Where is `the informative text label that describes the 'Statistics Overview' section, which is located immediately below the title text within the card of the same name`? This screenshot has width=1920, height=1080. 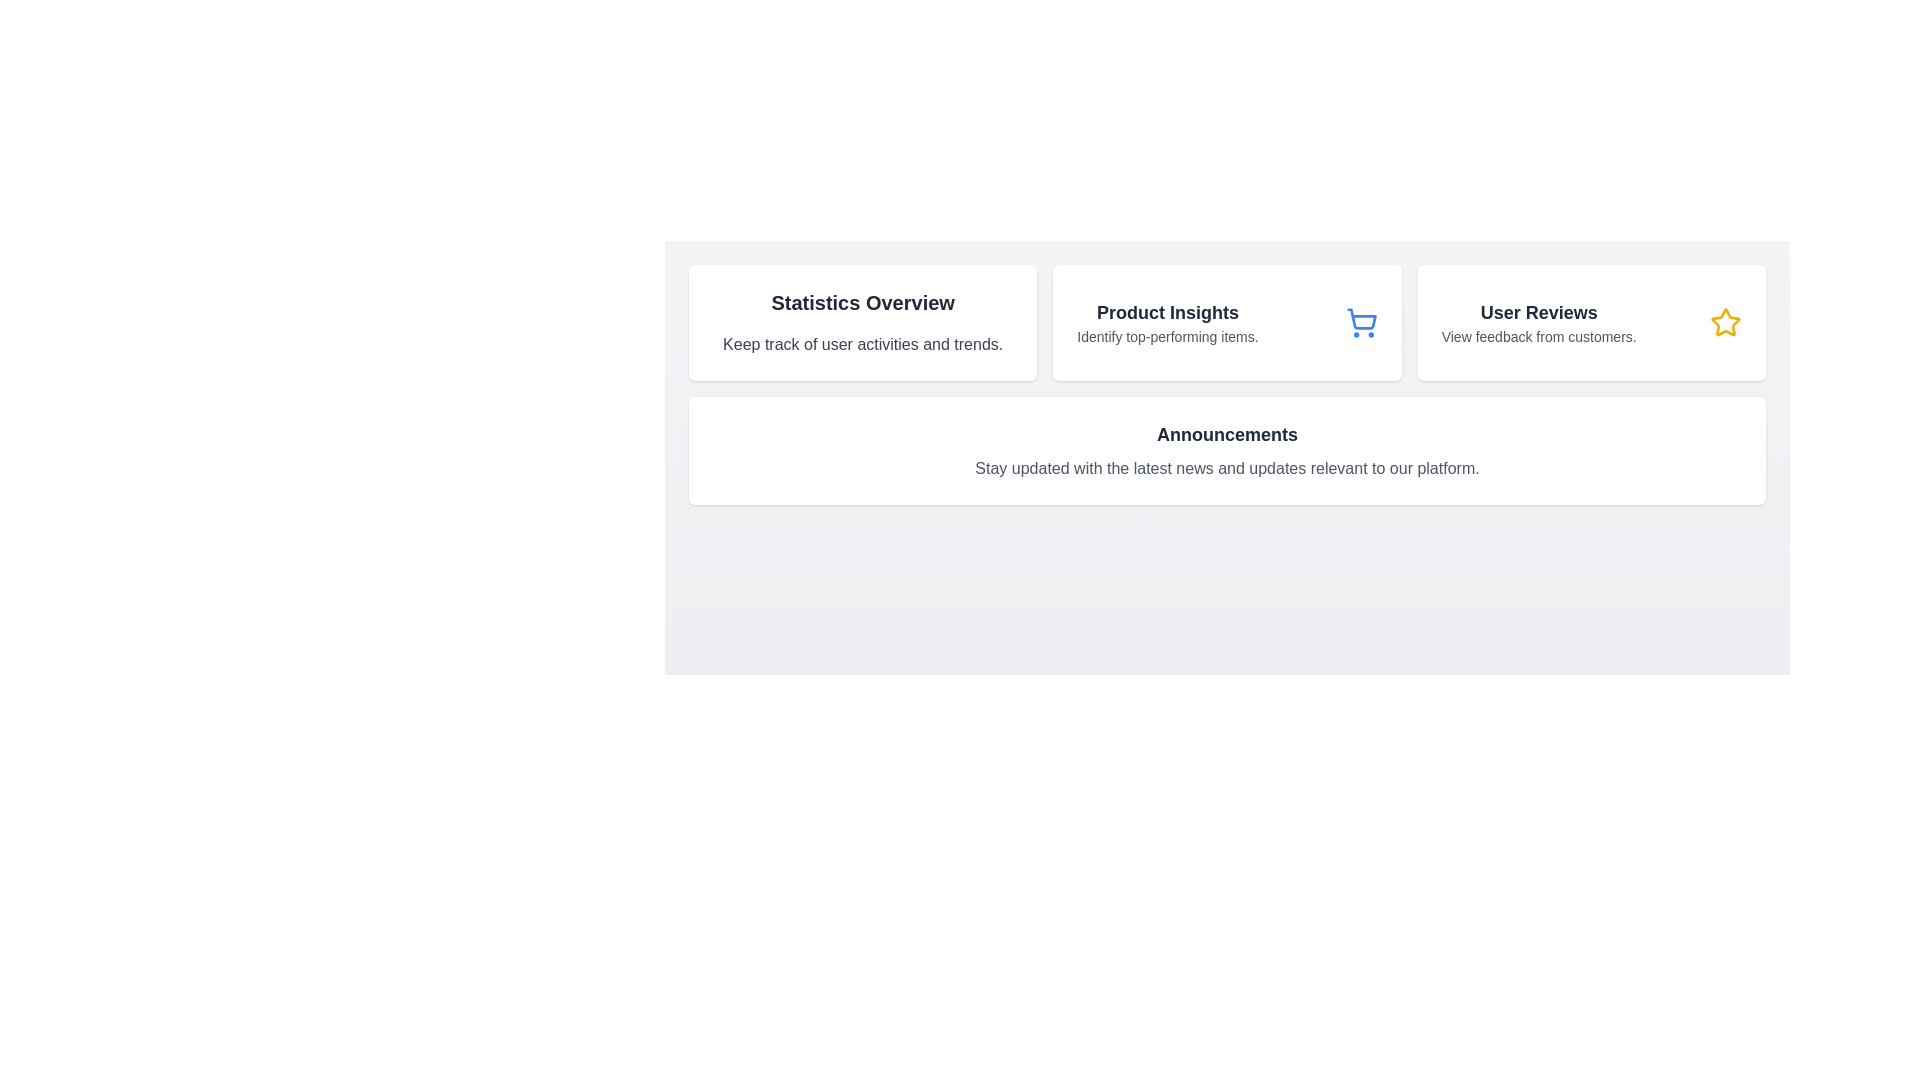 the informative text label that describes the 'Statistics Overview' section, which is located immediately below the title text within the card of the same name is located at coordinates (863, 343).